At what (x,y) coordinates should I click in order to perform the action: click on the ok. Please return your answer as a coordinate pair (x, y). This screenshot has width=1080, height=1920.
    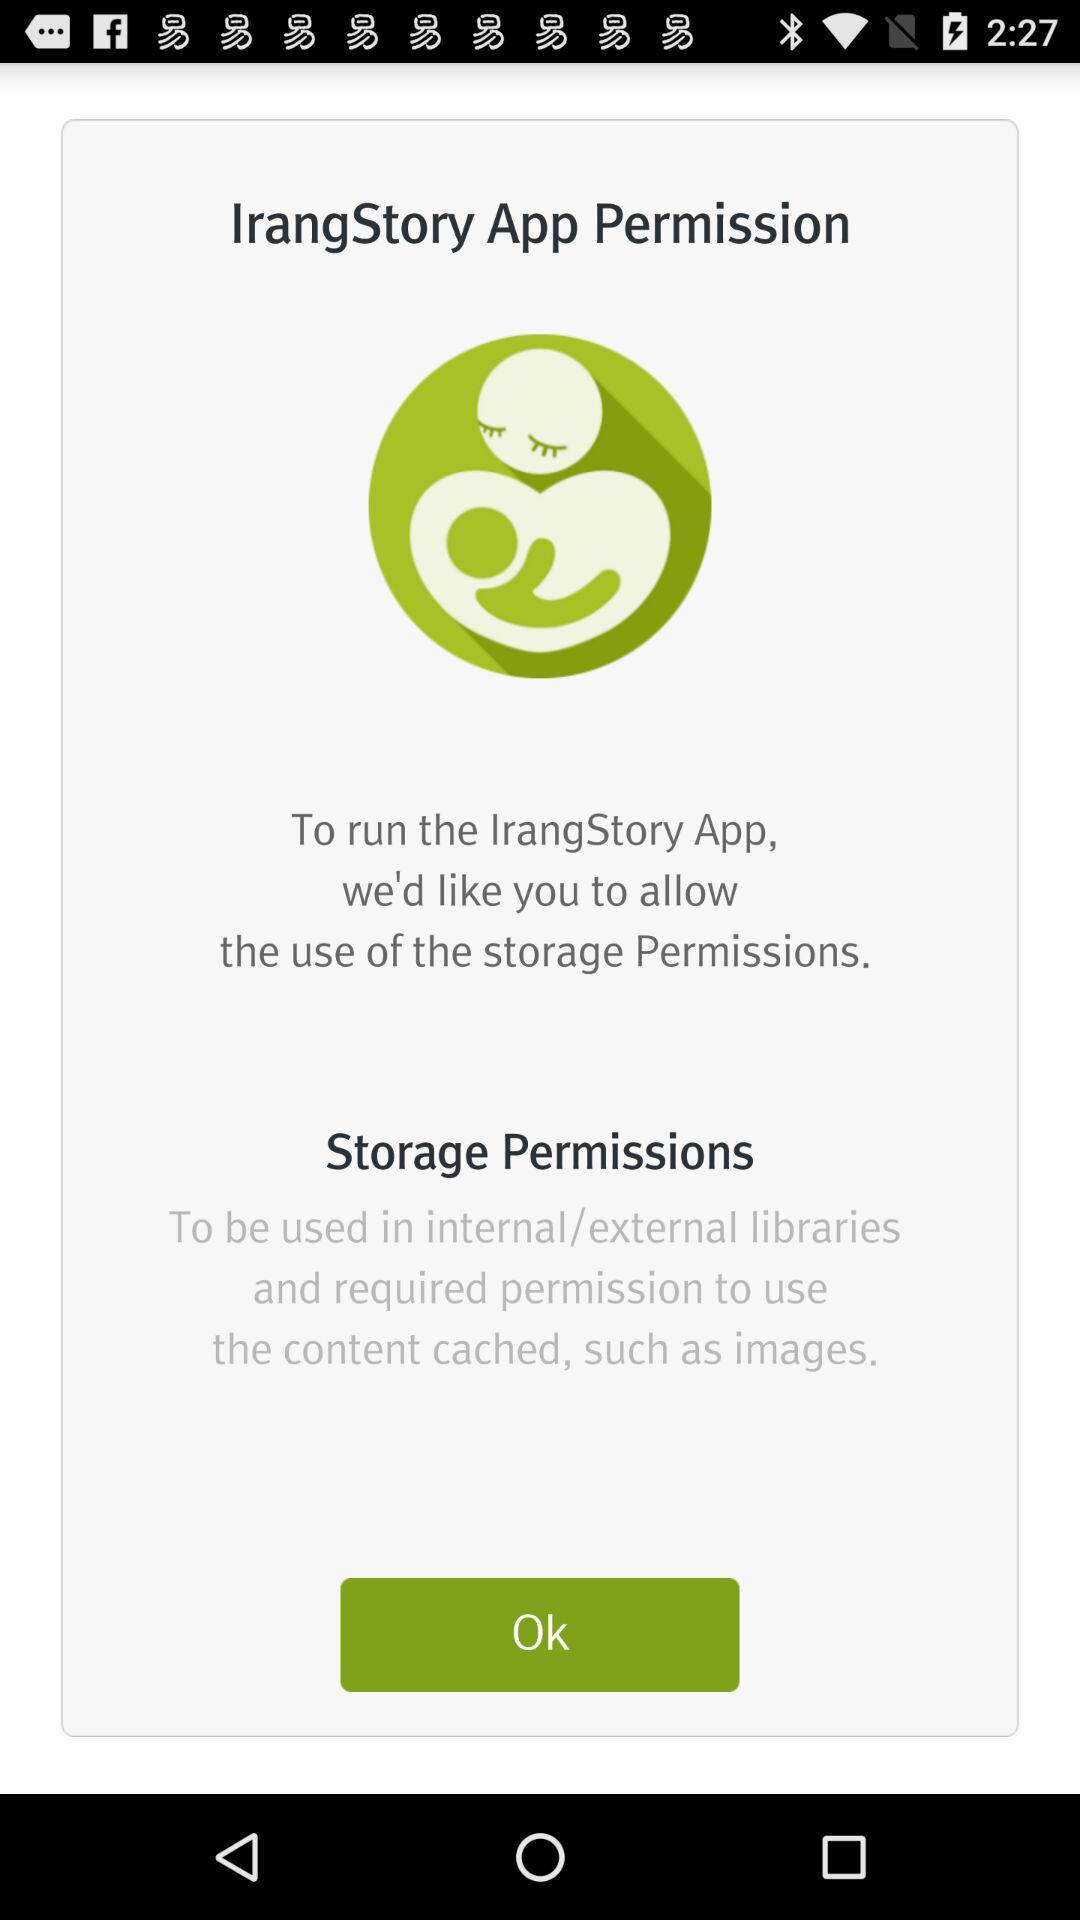
    Looking at the image, I should click on (540, 1635).